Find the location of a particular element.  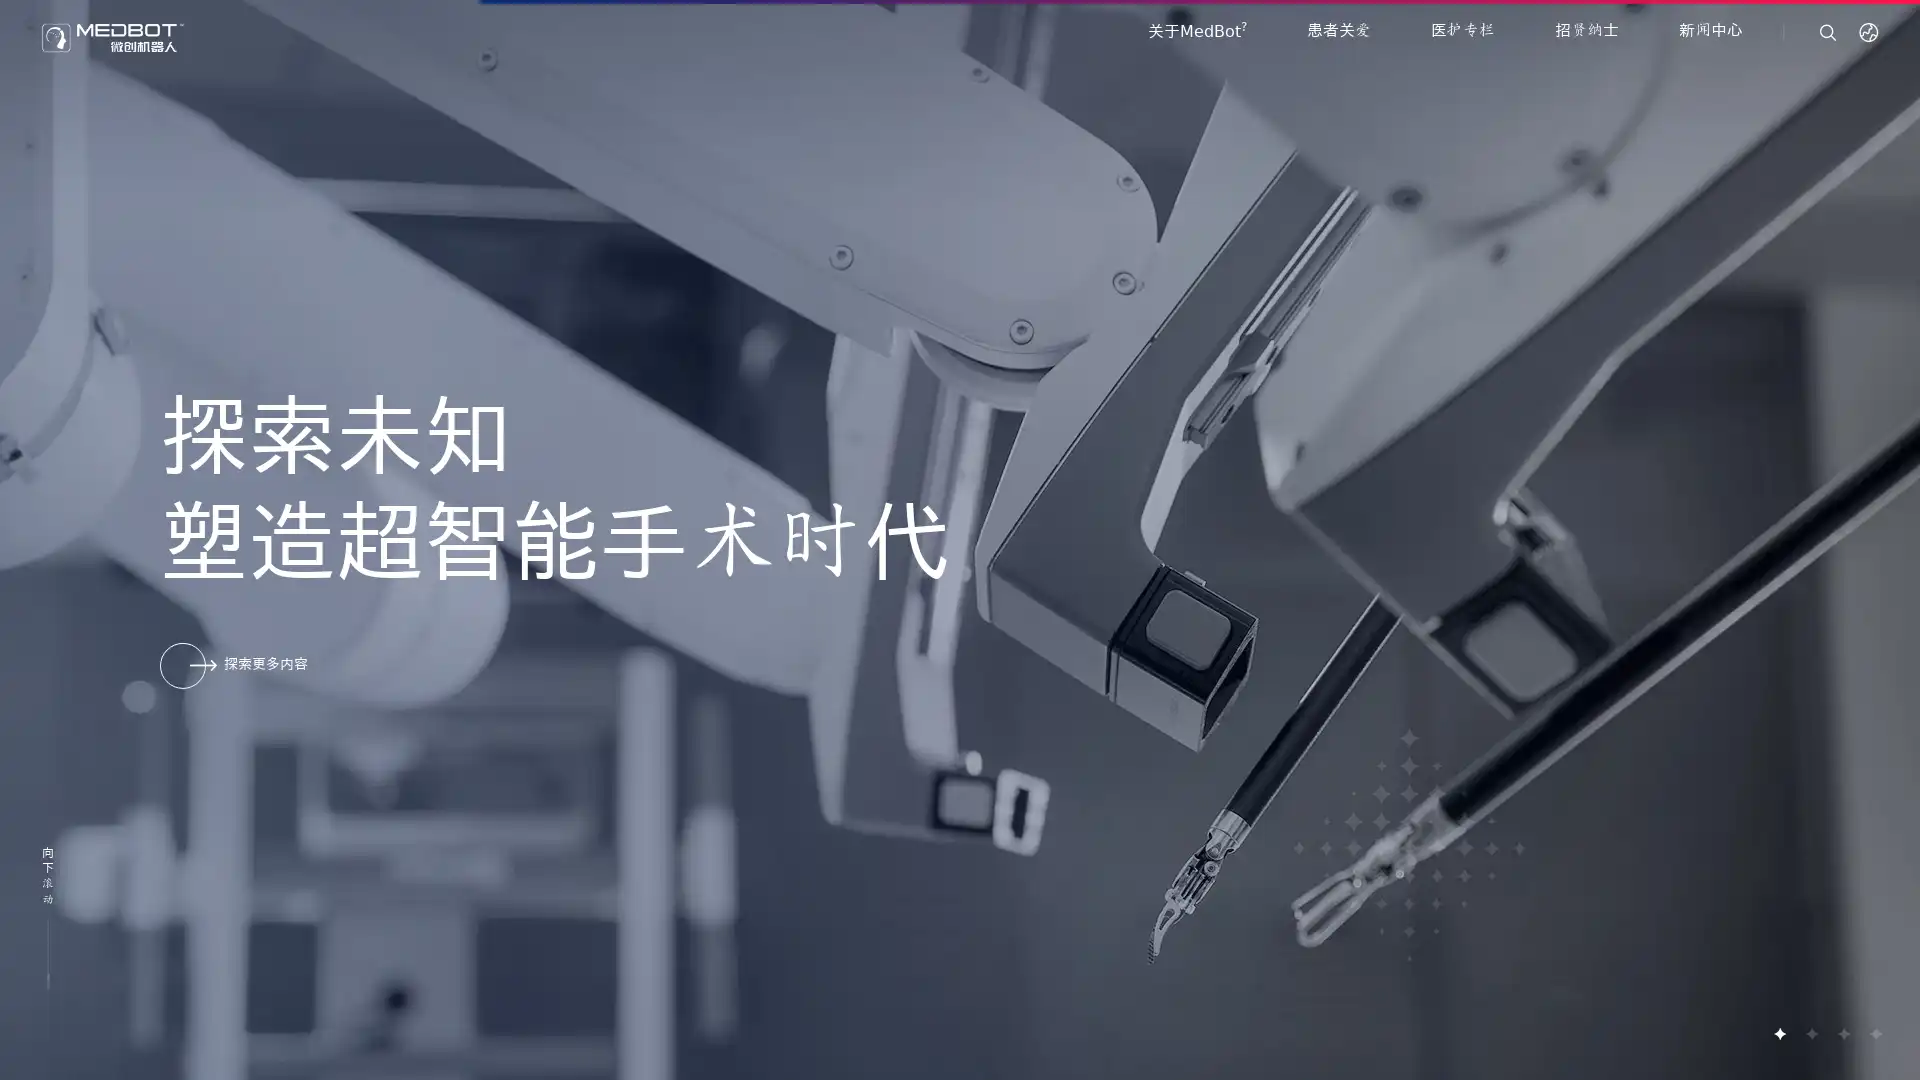

Go to slide 3 is located at coordinates (1842, 1033).